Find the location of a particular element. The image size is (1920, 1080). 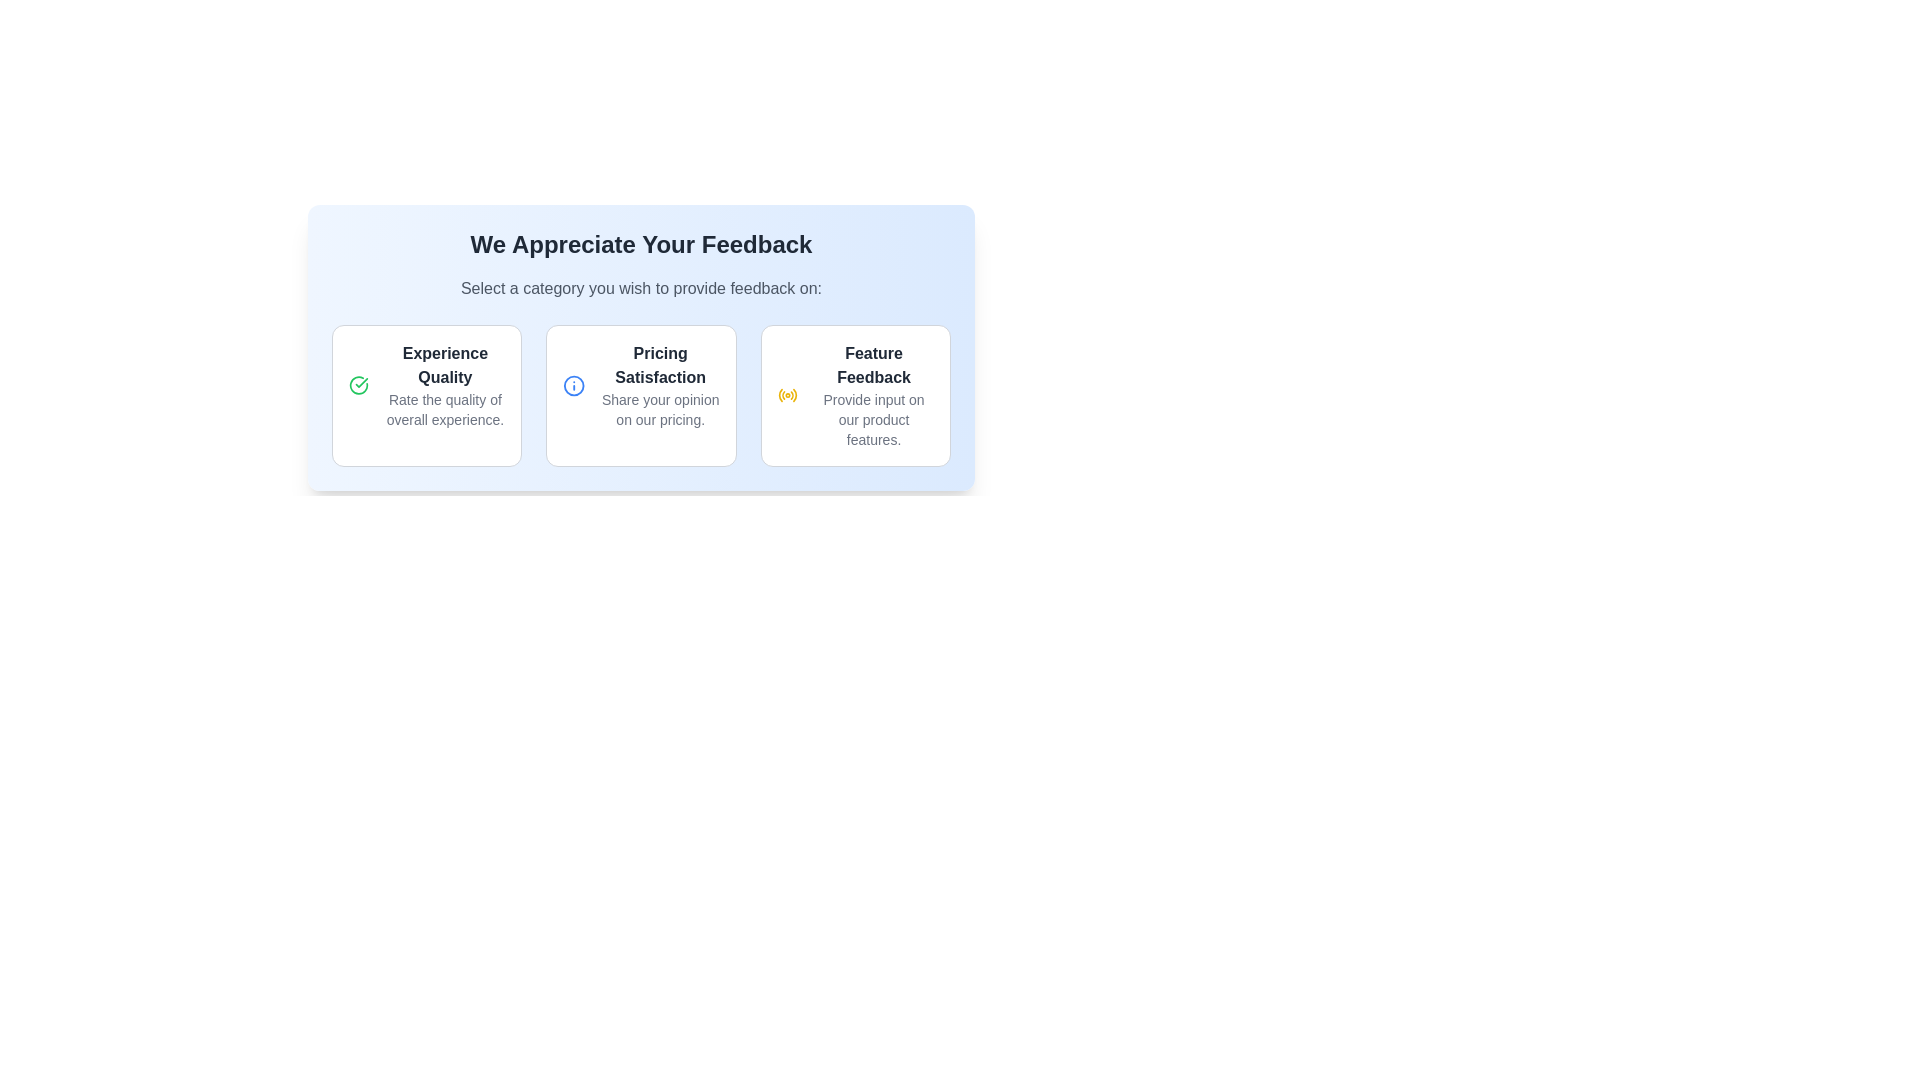

the first option in the feedback selection interface is located at coordinates (444, 385).